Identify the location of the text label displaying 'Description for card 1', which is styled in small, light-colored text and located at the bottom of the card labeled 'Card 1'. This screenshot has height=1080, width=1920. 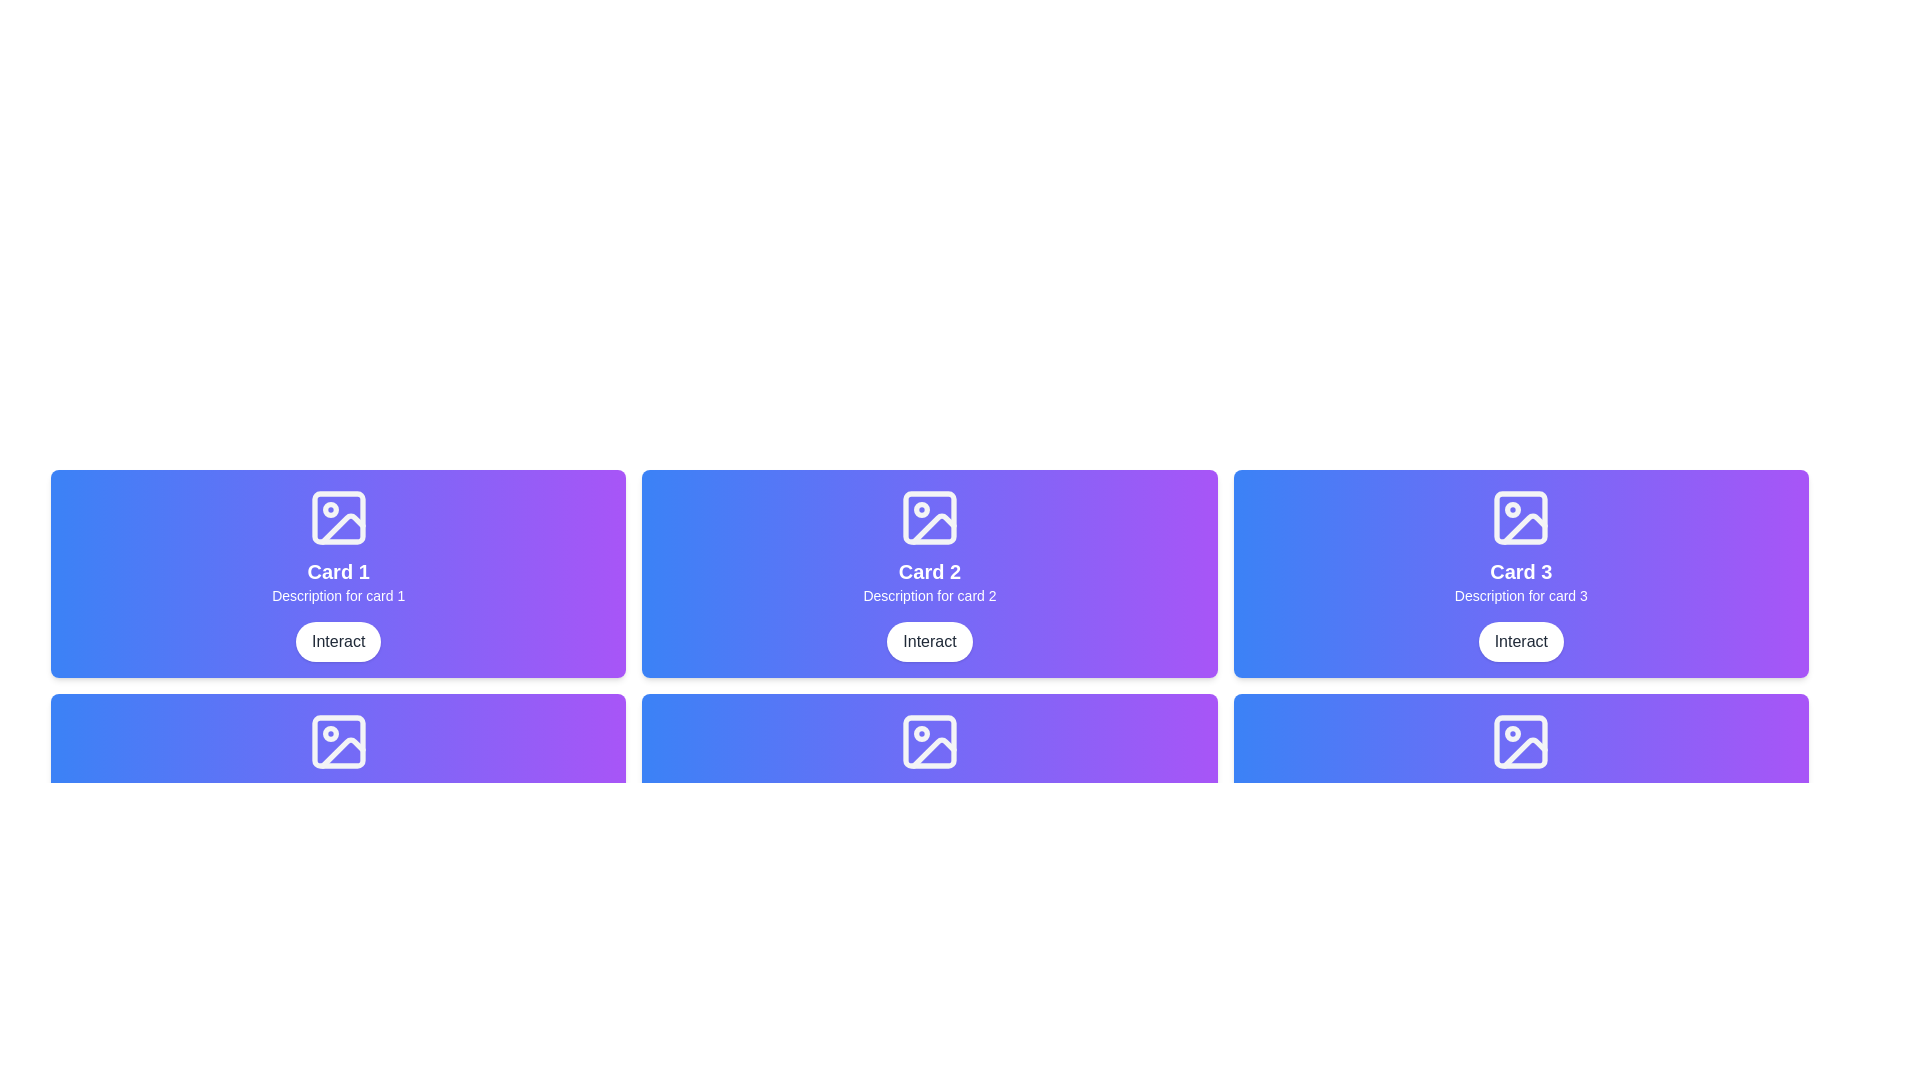
(338, 595).